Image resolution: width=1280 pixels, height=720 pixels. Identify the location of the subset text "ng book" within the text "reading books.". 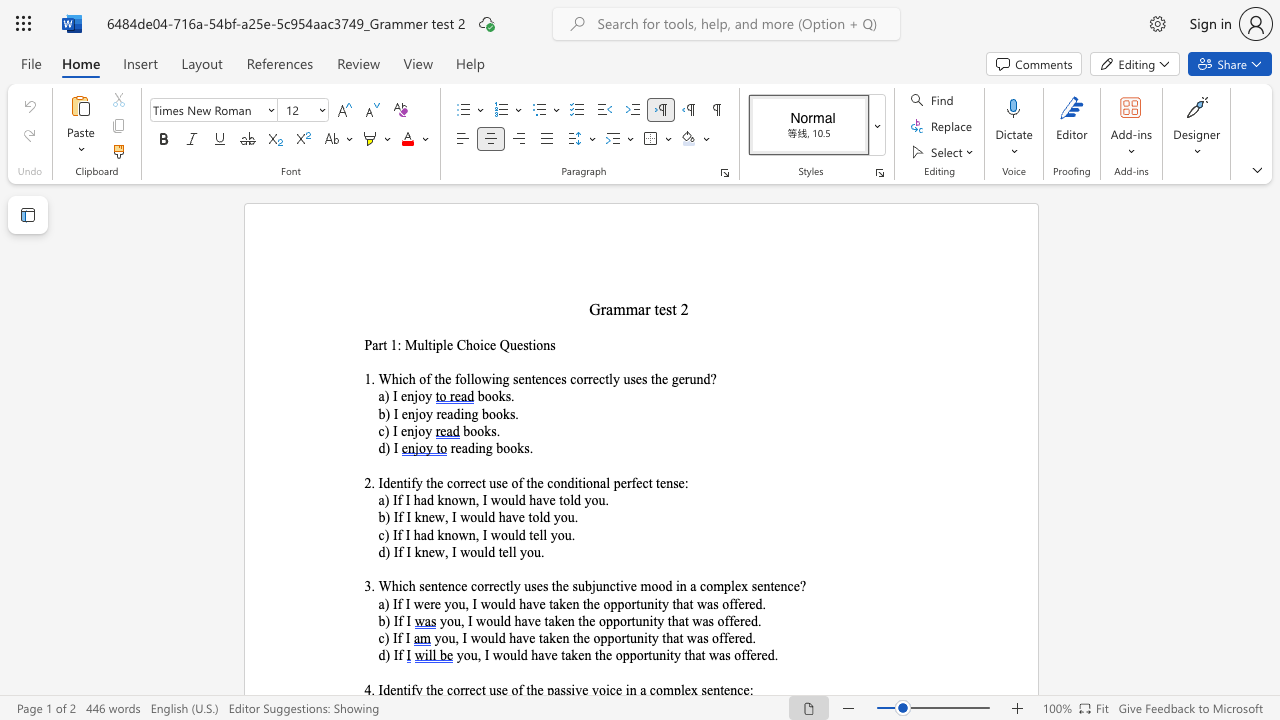
(477, 447).